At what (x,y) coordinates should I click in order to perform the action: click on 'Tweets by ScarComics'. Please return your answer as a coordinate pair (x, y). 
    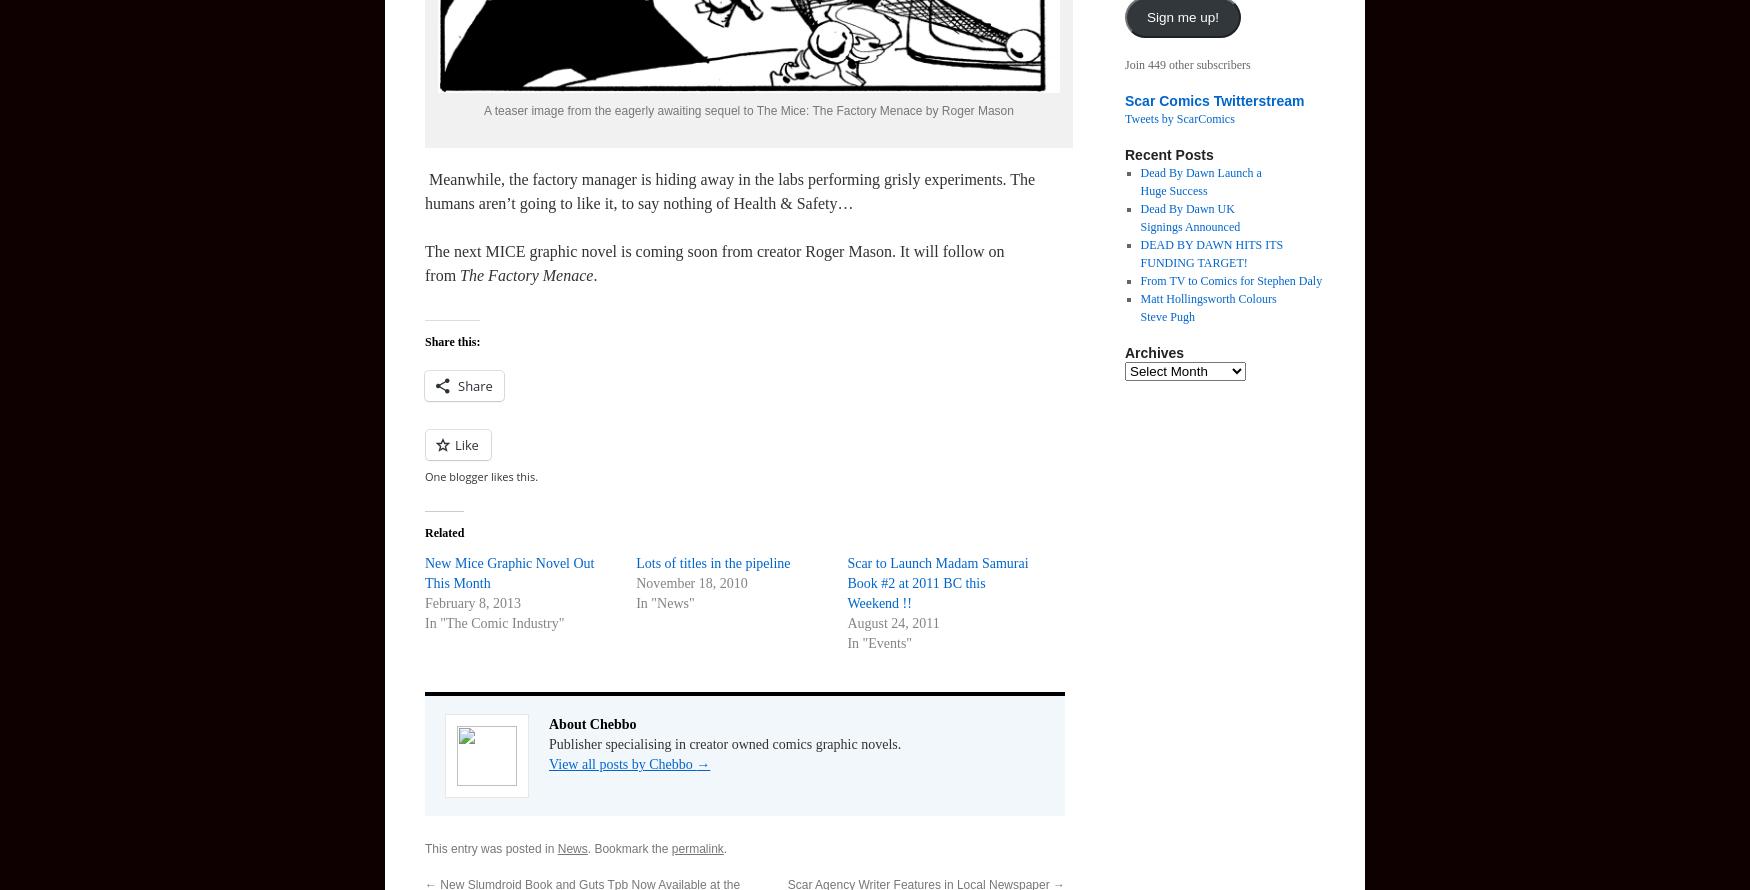
    Looking at the image, I should click on (1125, 117).